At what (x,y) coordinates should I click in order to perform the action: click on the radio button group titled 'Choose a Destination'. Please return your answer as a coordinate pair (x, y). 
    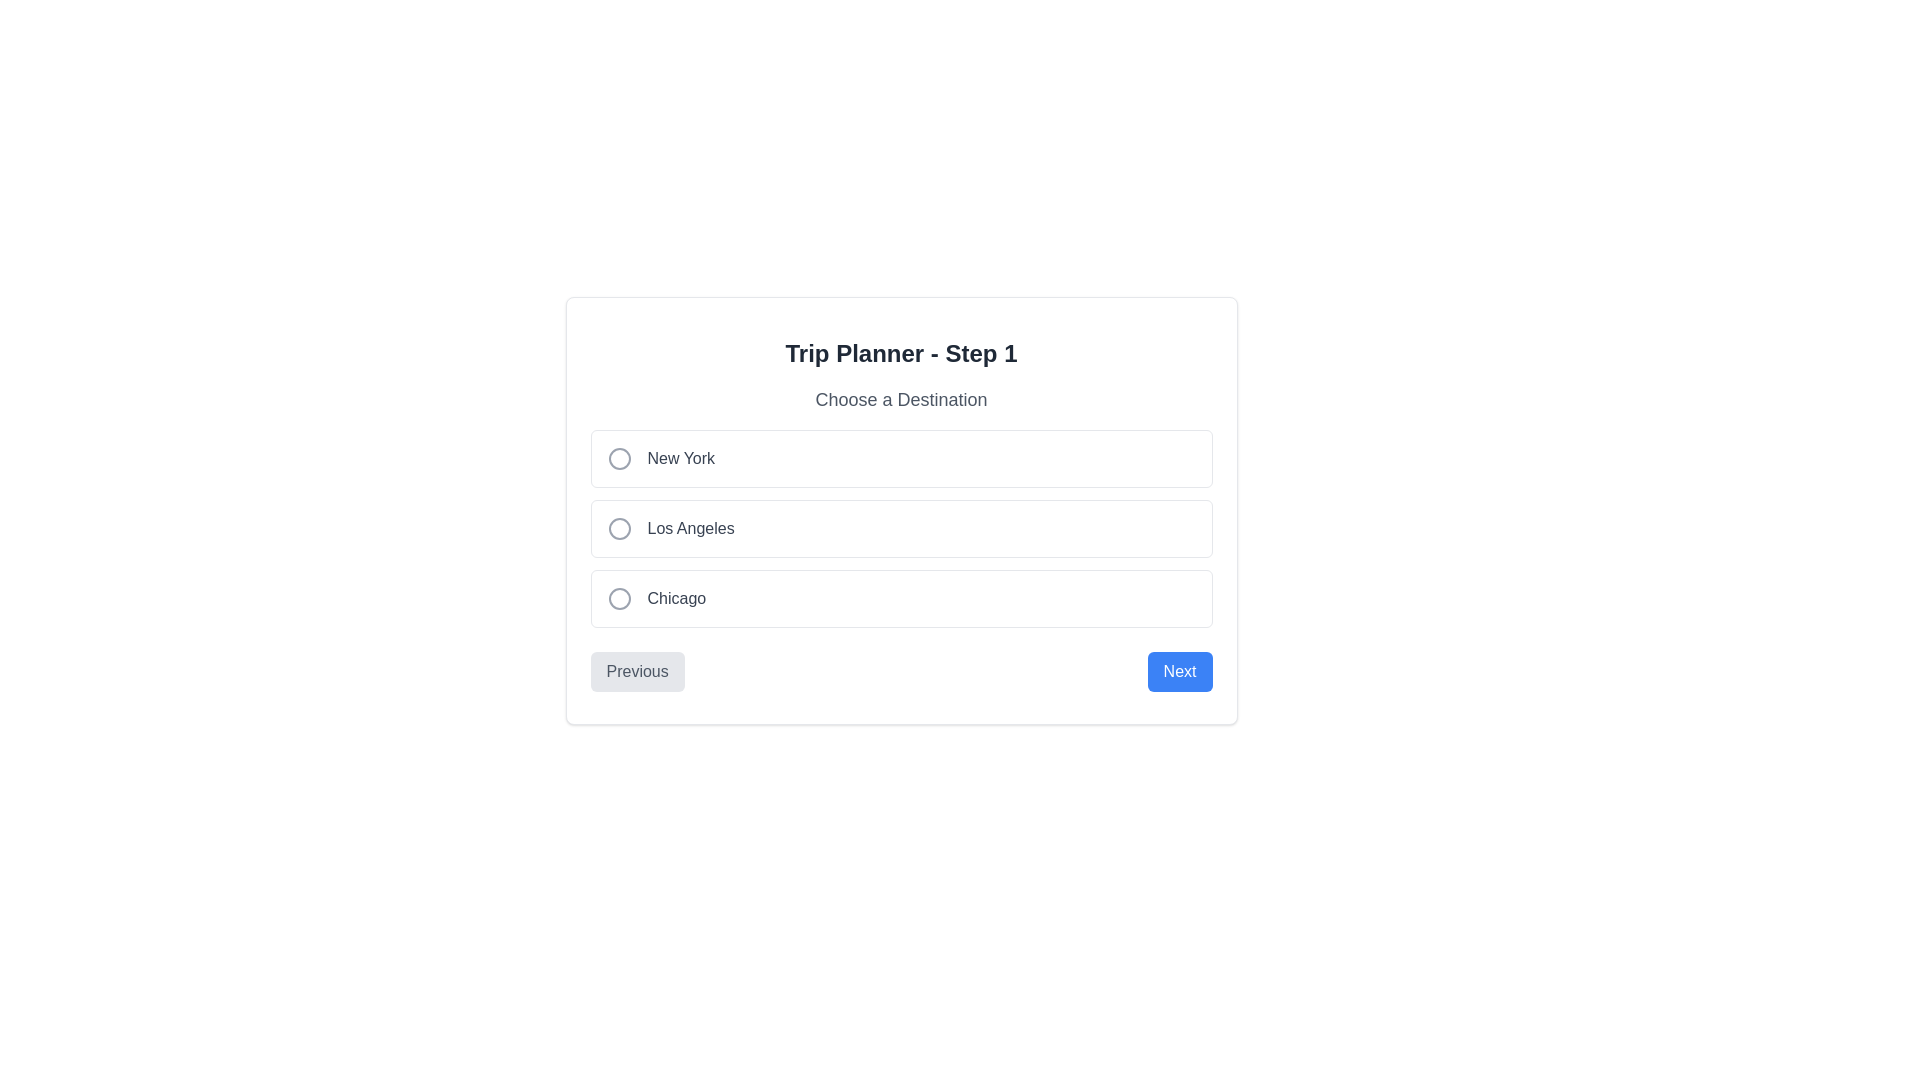
    Looking at the image, I should click on (900, 527).